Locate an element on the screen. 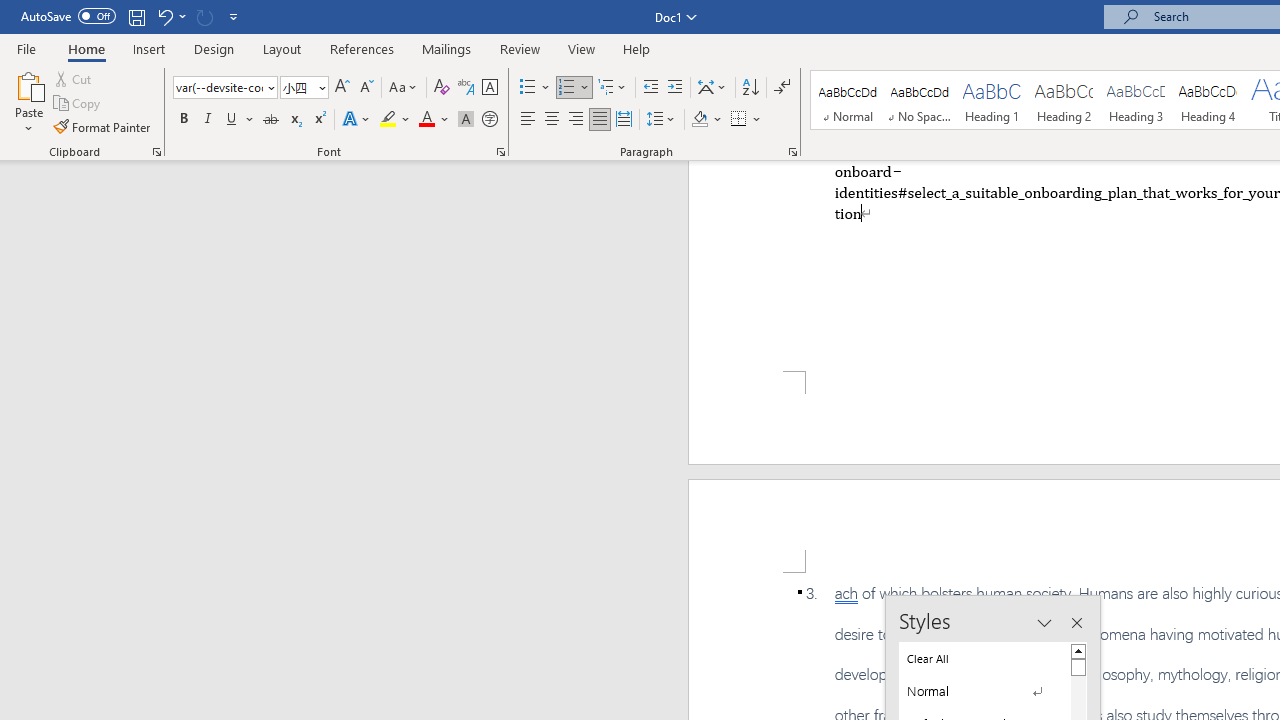 This screenshot has width=1280, height=720. 'Distributed' is located at coordinates (623, 119).